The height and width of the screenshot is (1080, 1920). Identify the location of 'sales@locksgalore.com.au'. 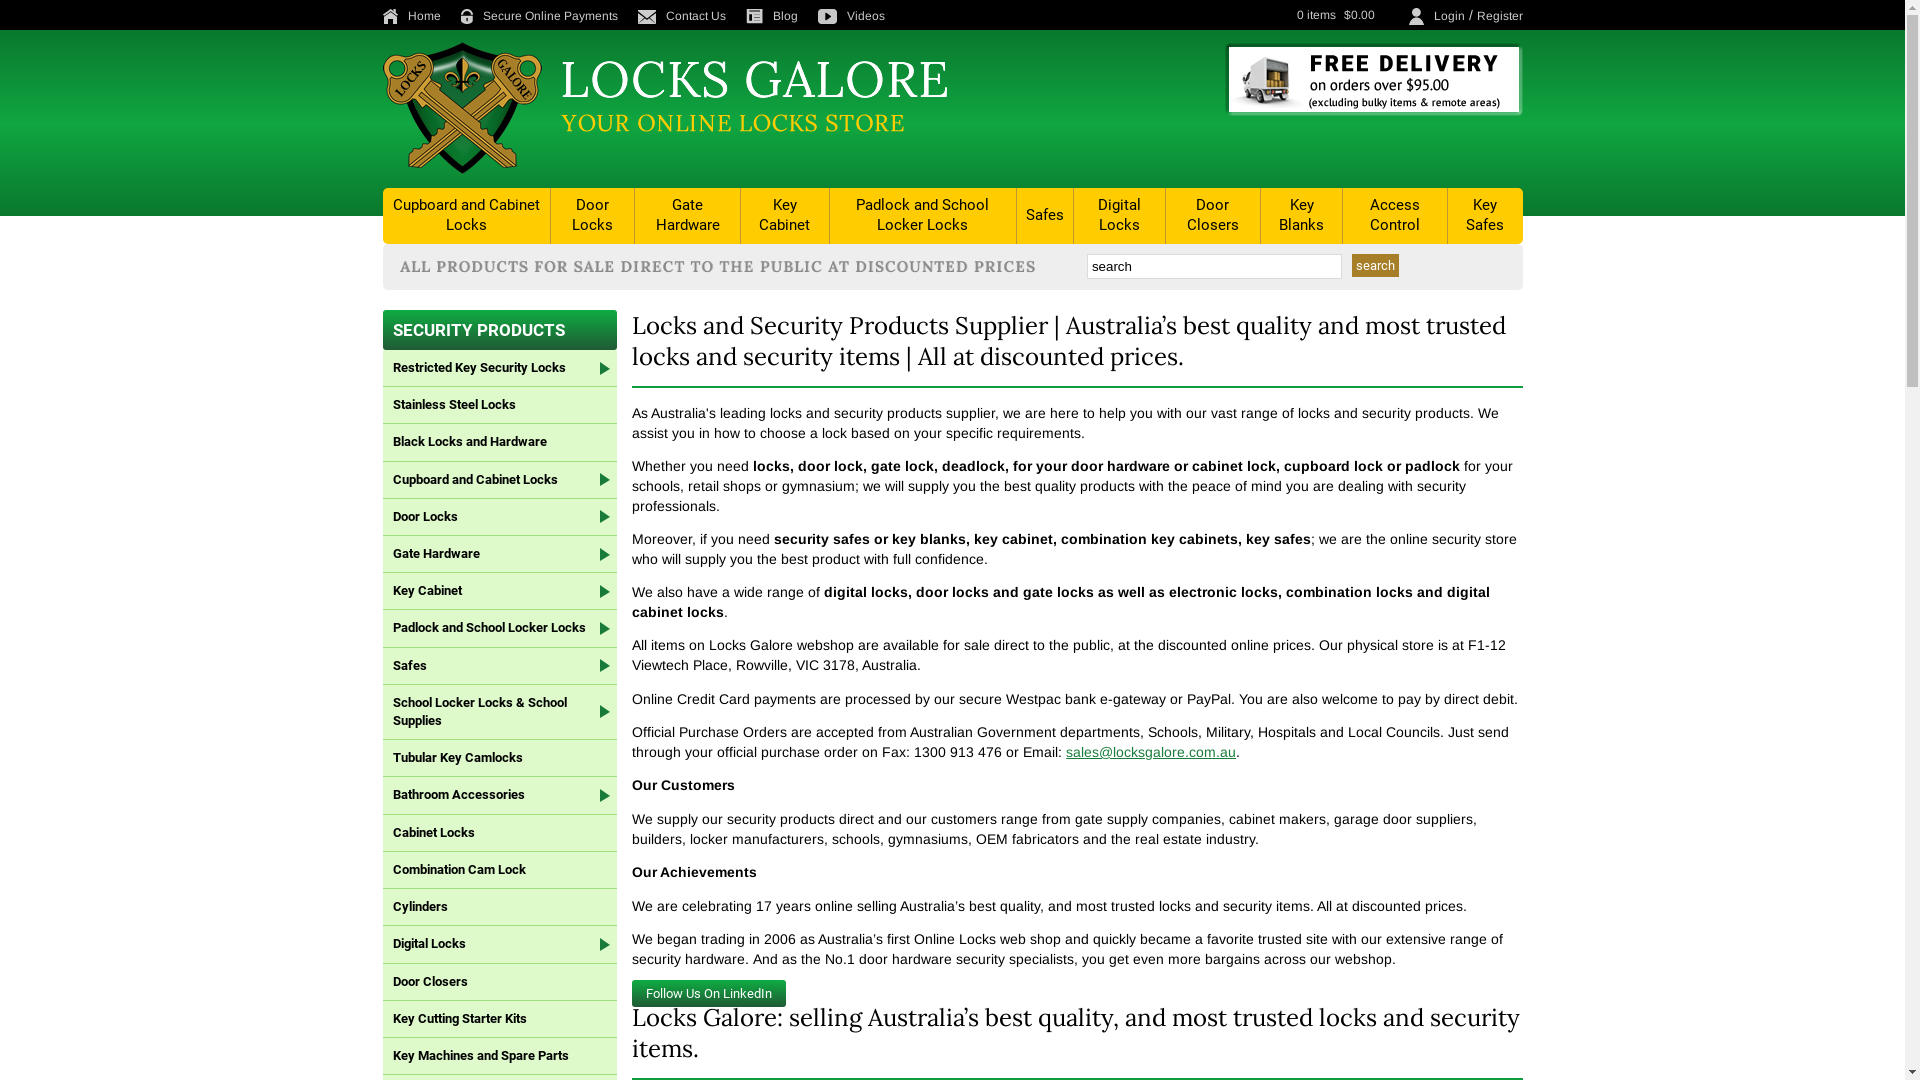
(1151, 752).